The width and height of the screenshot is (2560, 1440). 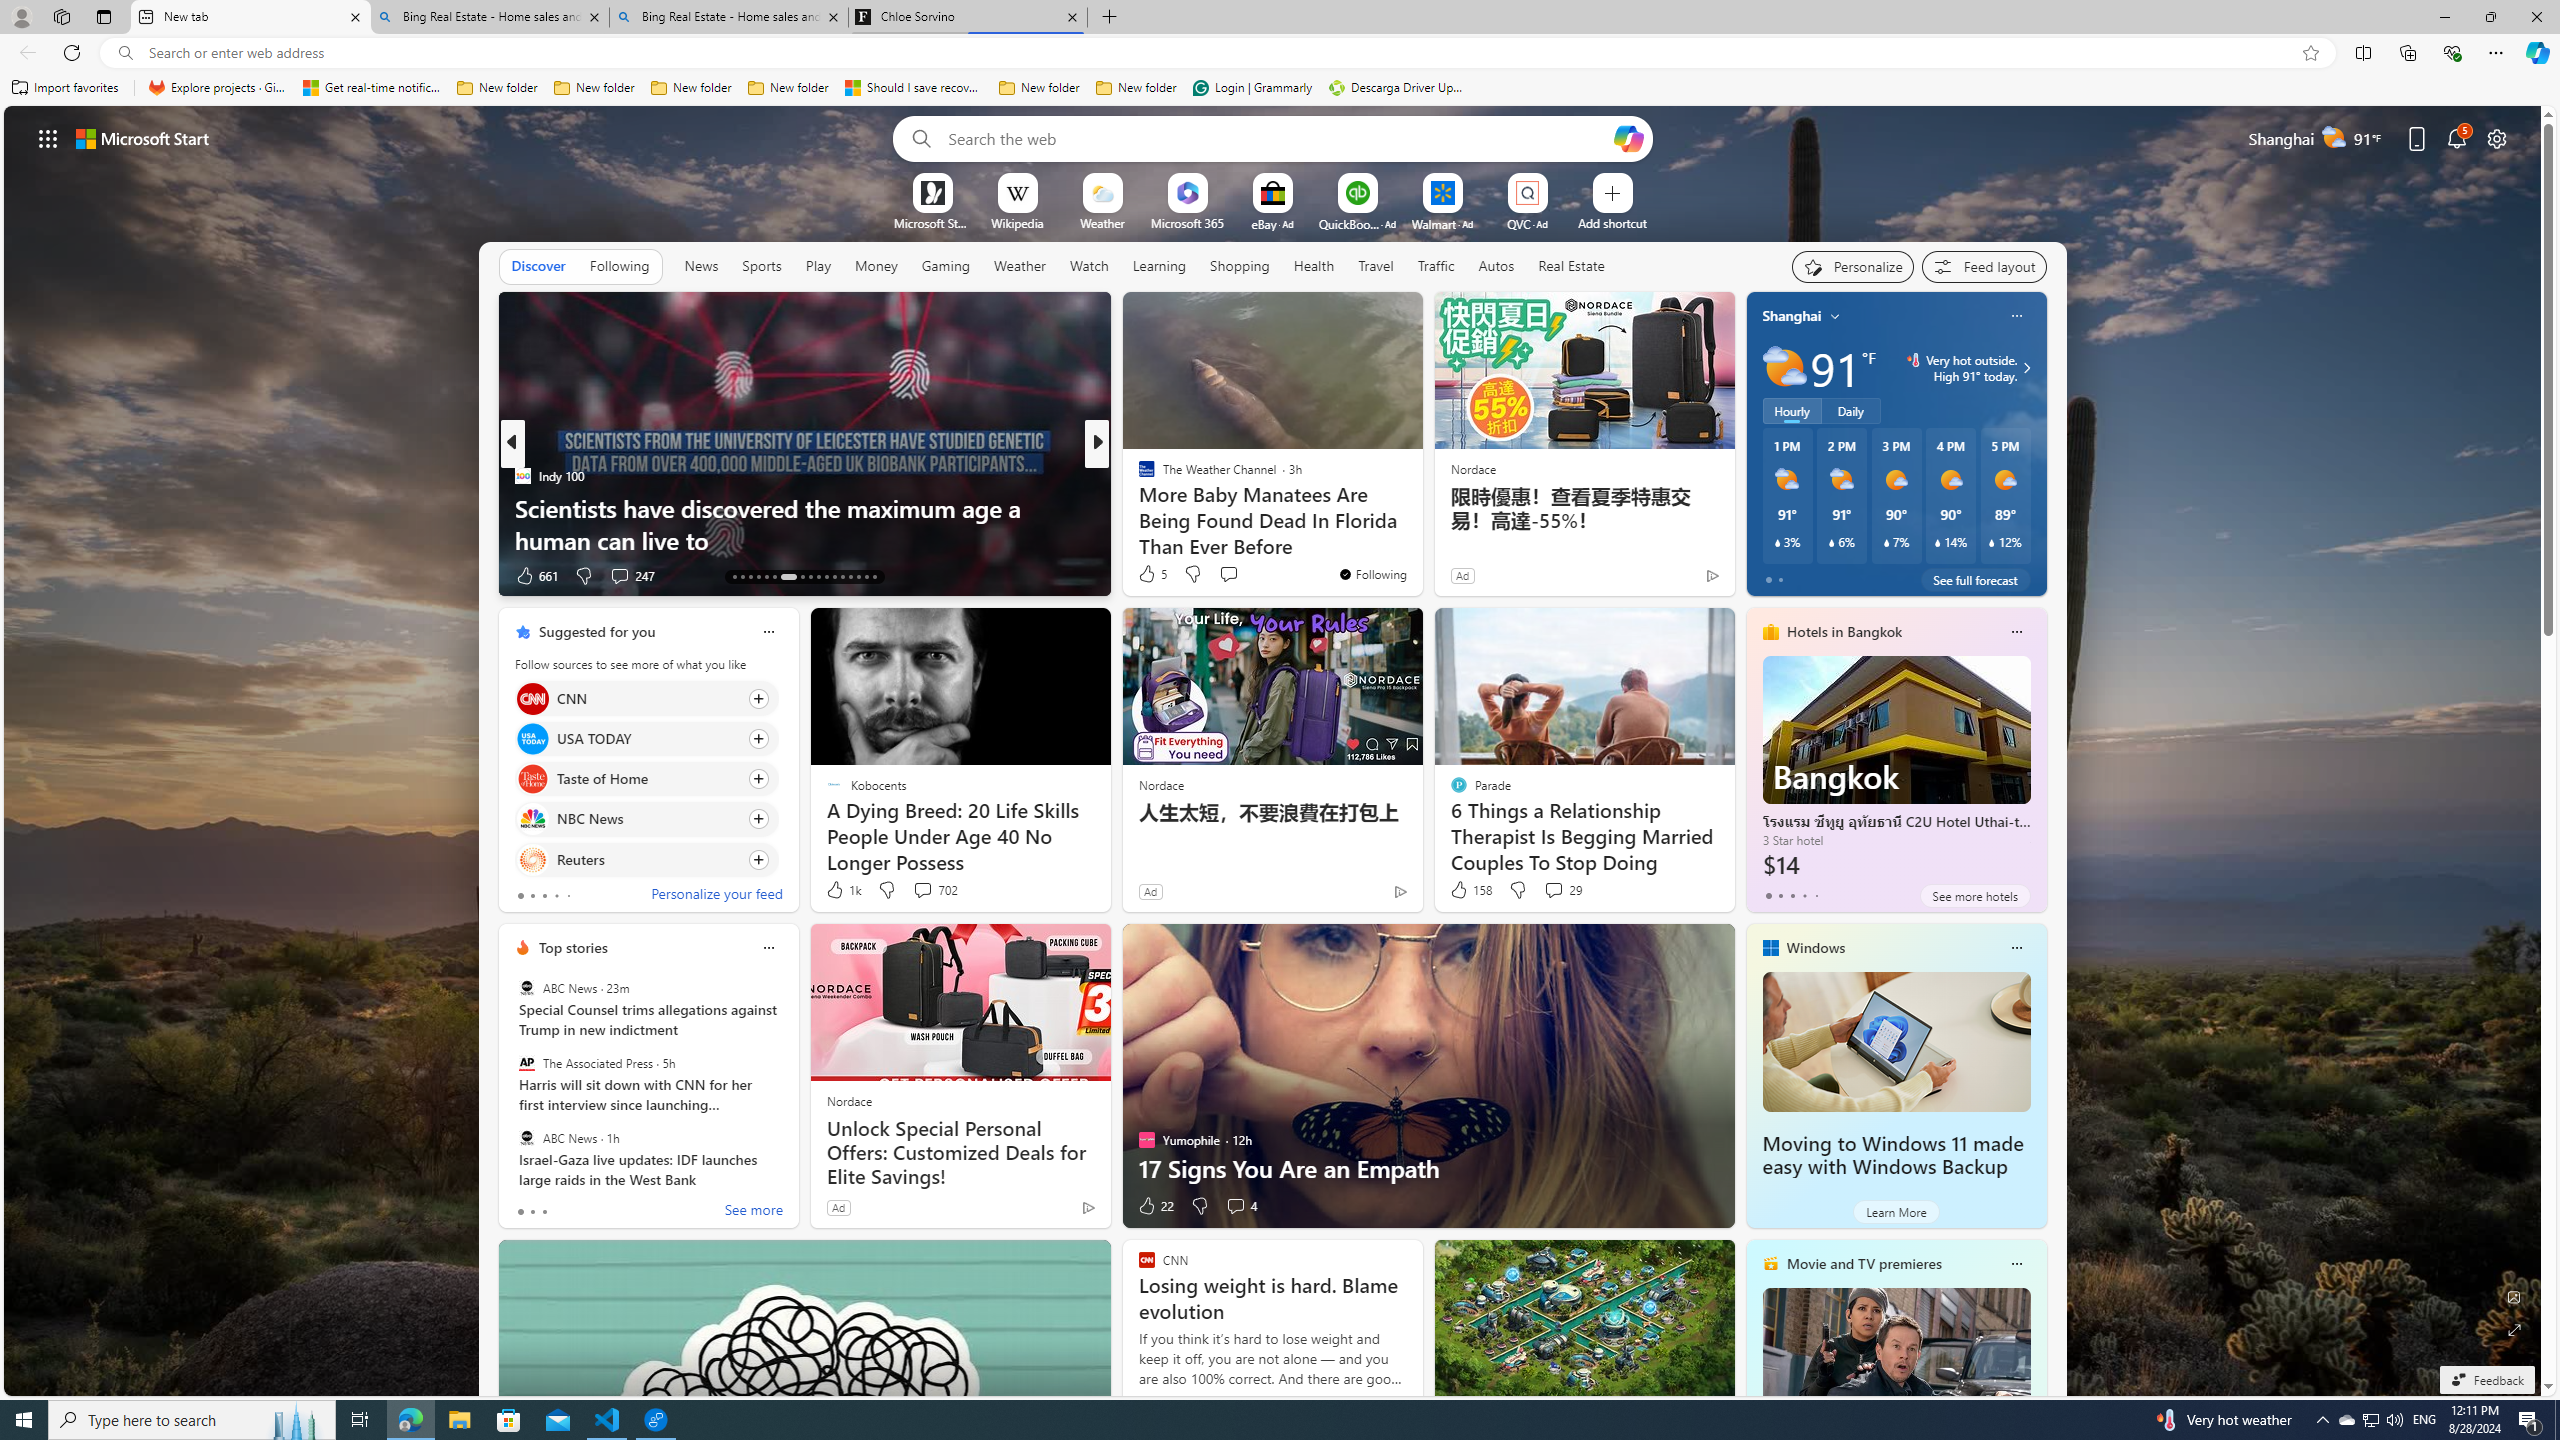 What do you see at coordinates (1843, 631) in the screenshot?
I see `'Hotels in Bangkok'` at bounding box center [1843, 631].